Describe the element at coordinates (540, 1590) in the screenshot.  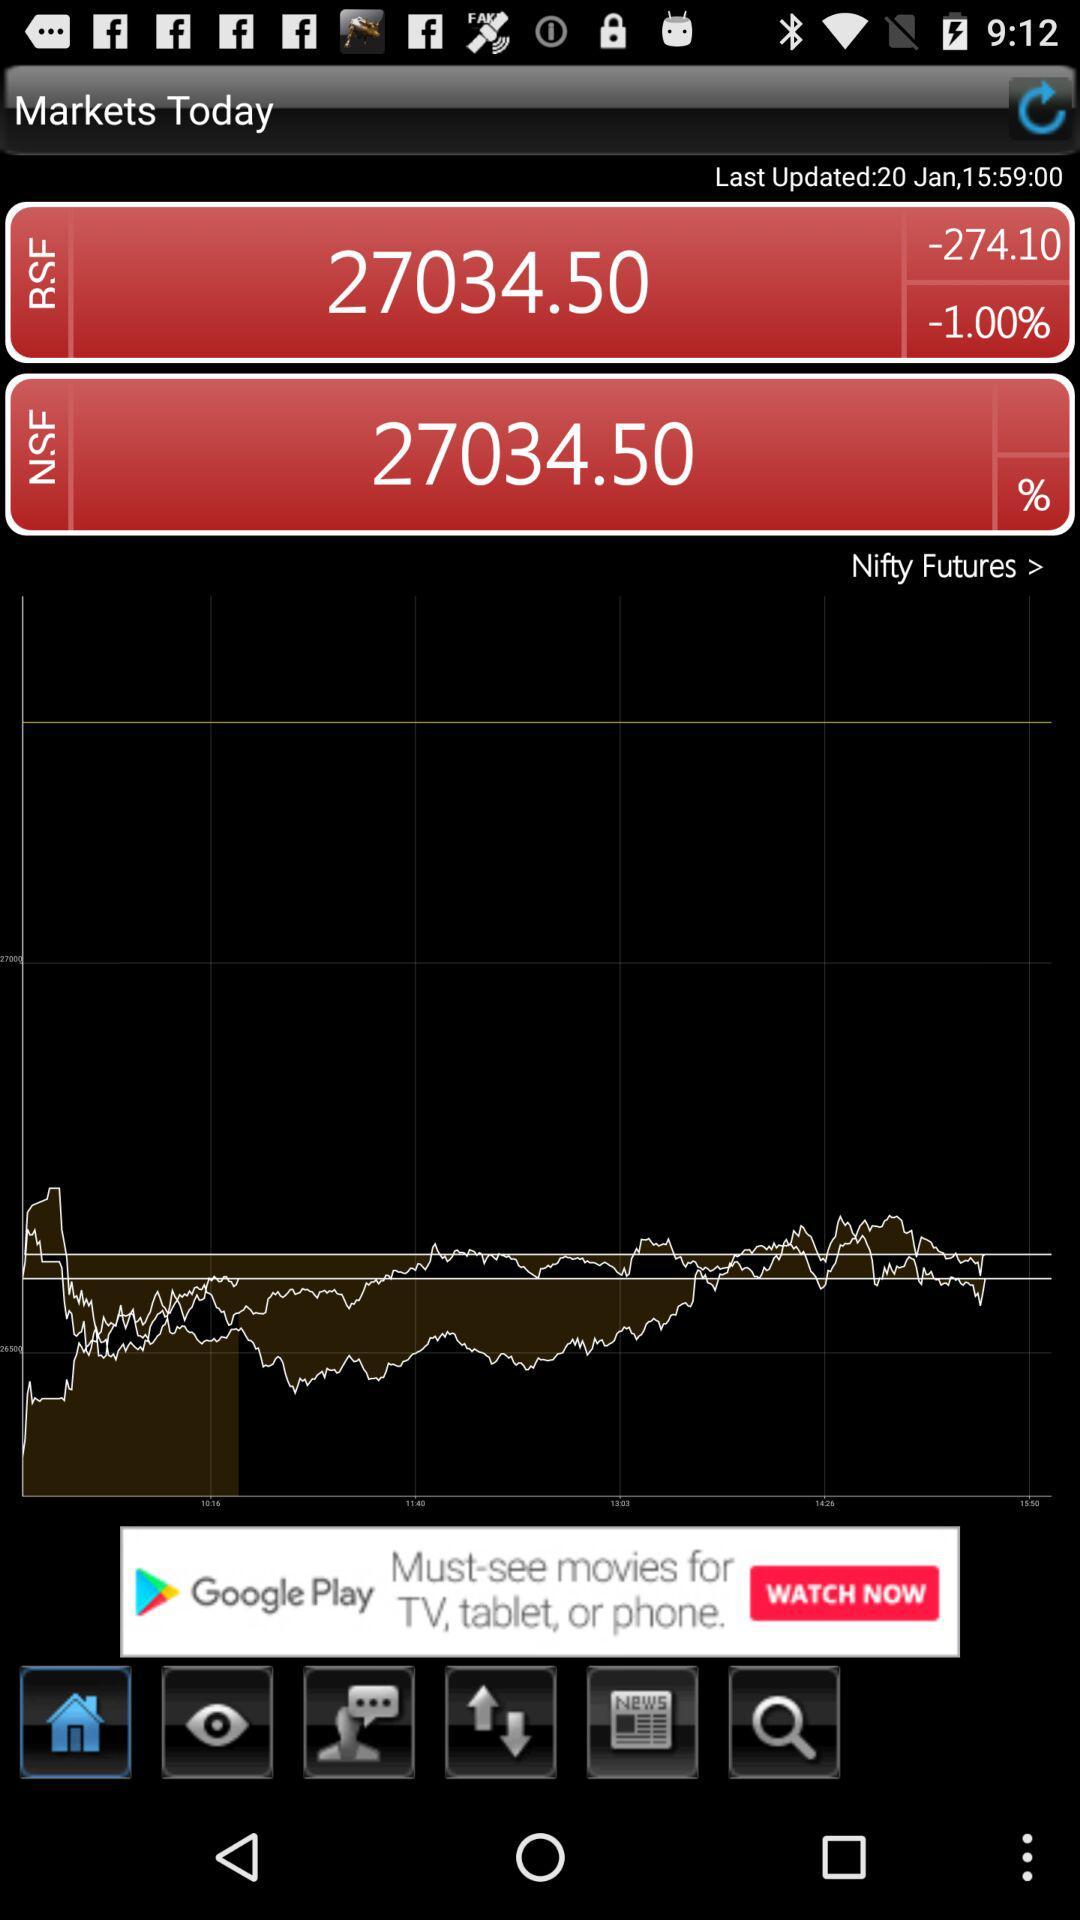
I see `advertisement banner` at that location.